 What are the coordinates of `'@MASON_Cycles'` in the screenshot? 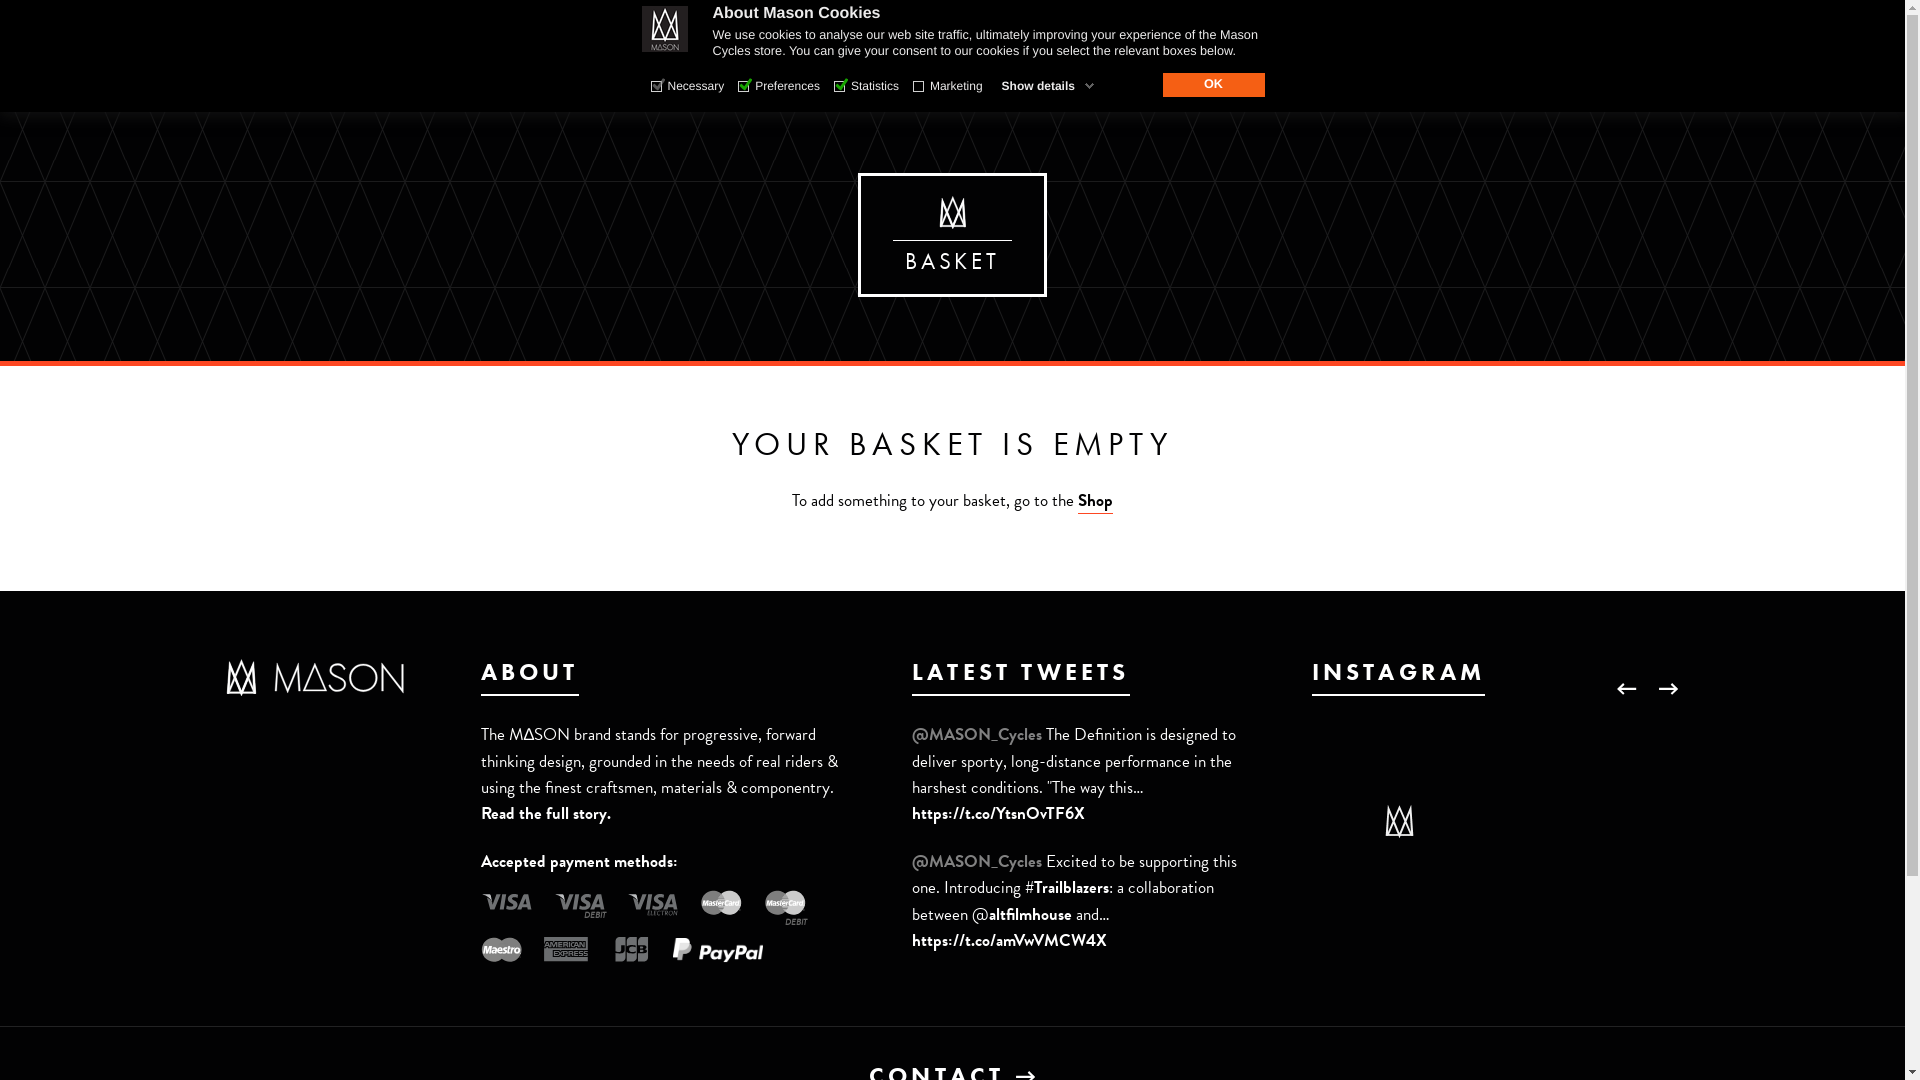 It's located at (911, 734).